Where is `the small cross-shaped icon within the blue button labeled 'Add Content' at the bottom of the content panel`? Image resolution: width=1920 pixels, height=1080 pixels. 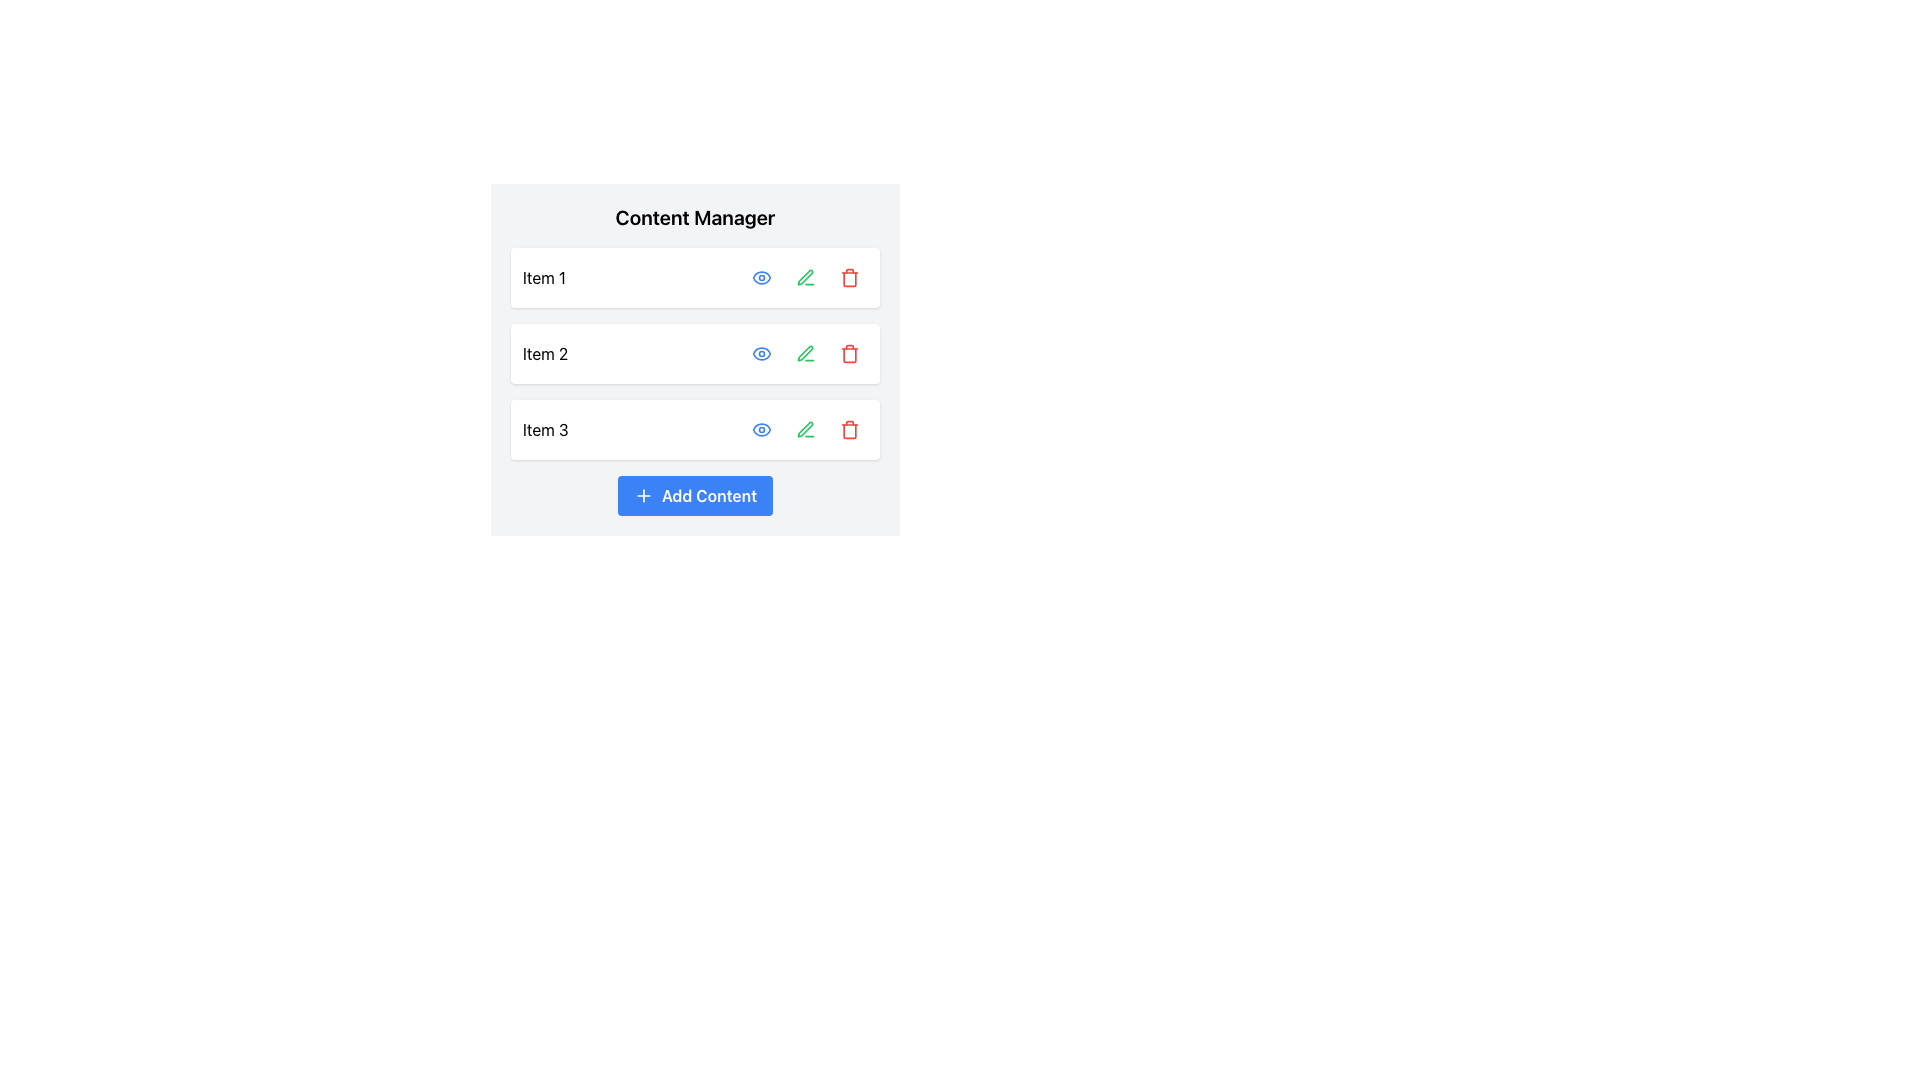
the small cross-shaped icon within the blue button labeled 'Add Content' at the bottom of the content panel is located at coordinates (643, 495).